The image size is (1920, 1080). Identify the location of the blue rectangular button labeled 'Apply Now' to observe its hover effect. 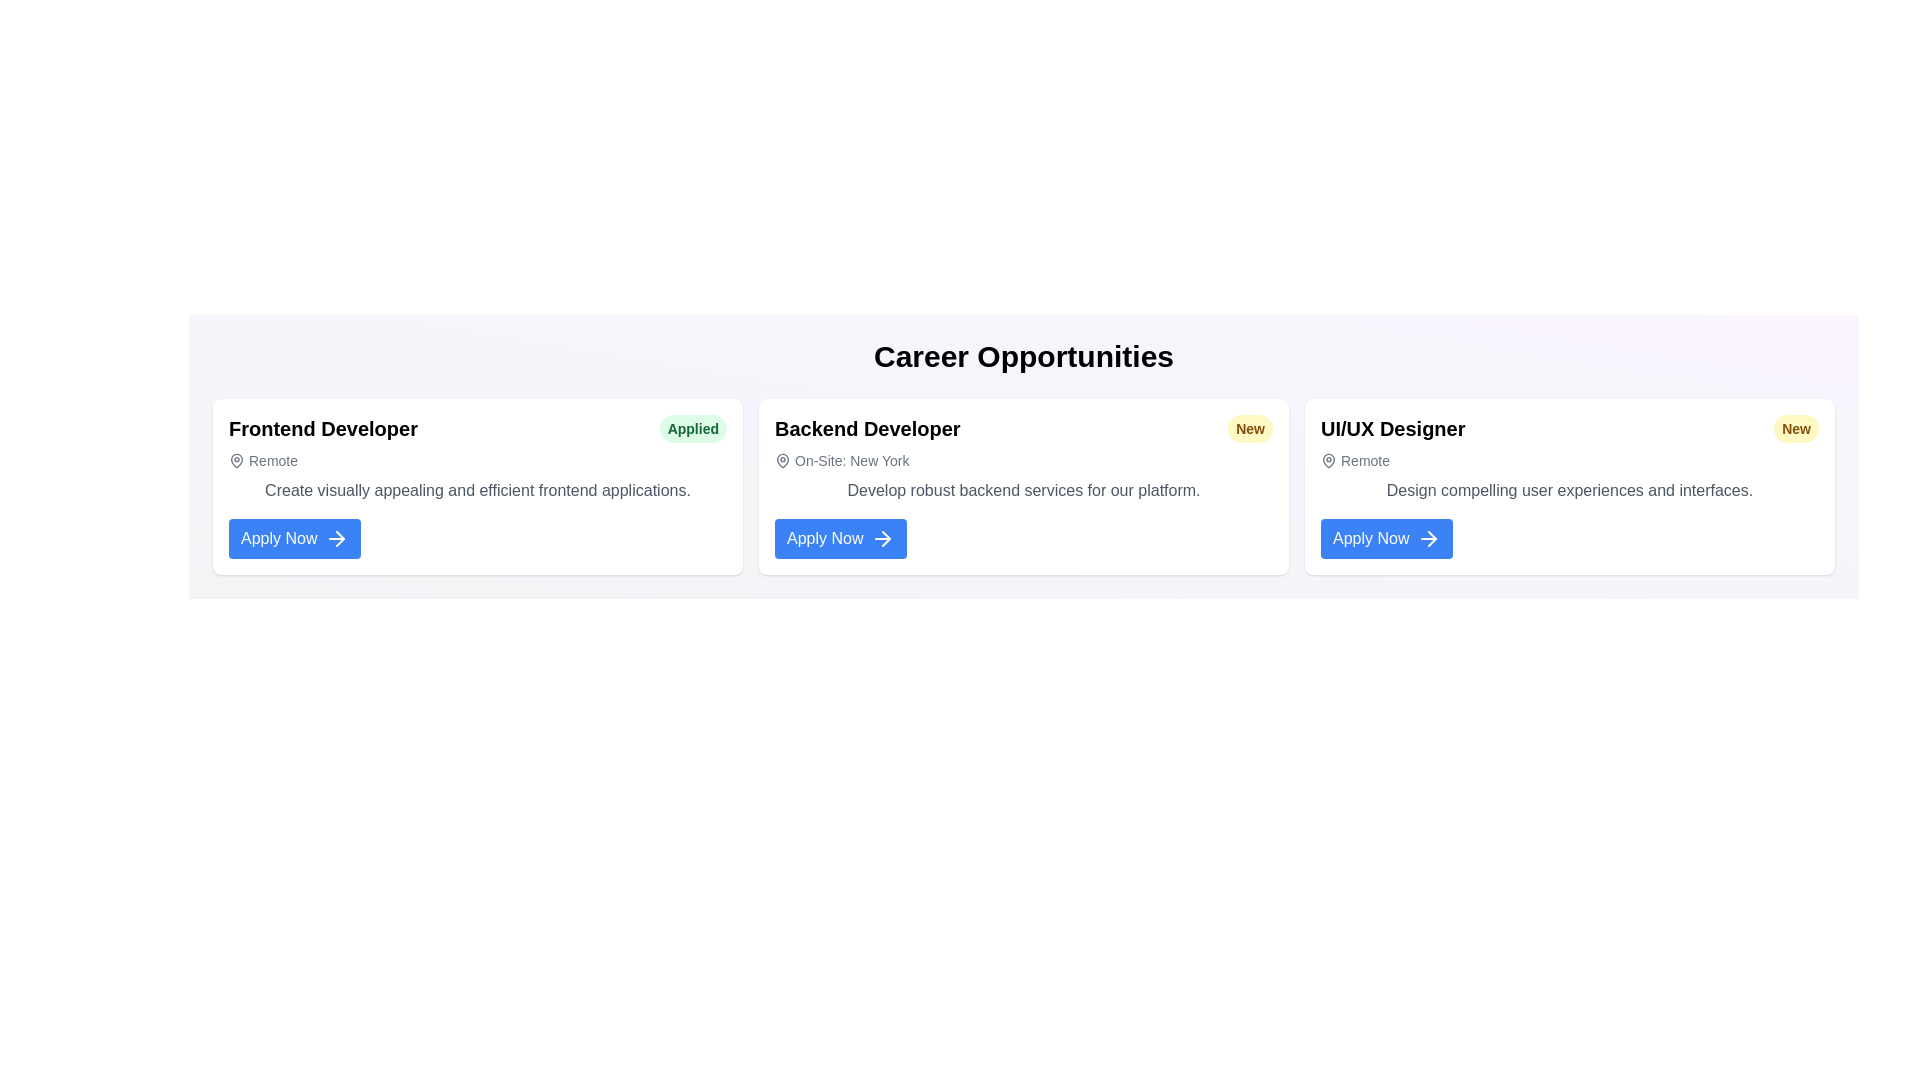
(841, 538).